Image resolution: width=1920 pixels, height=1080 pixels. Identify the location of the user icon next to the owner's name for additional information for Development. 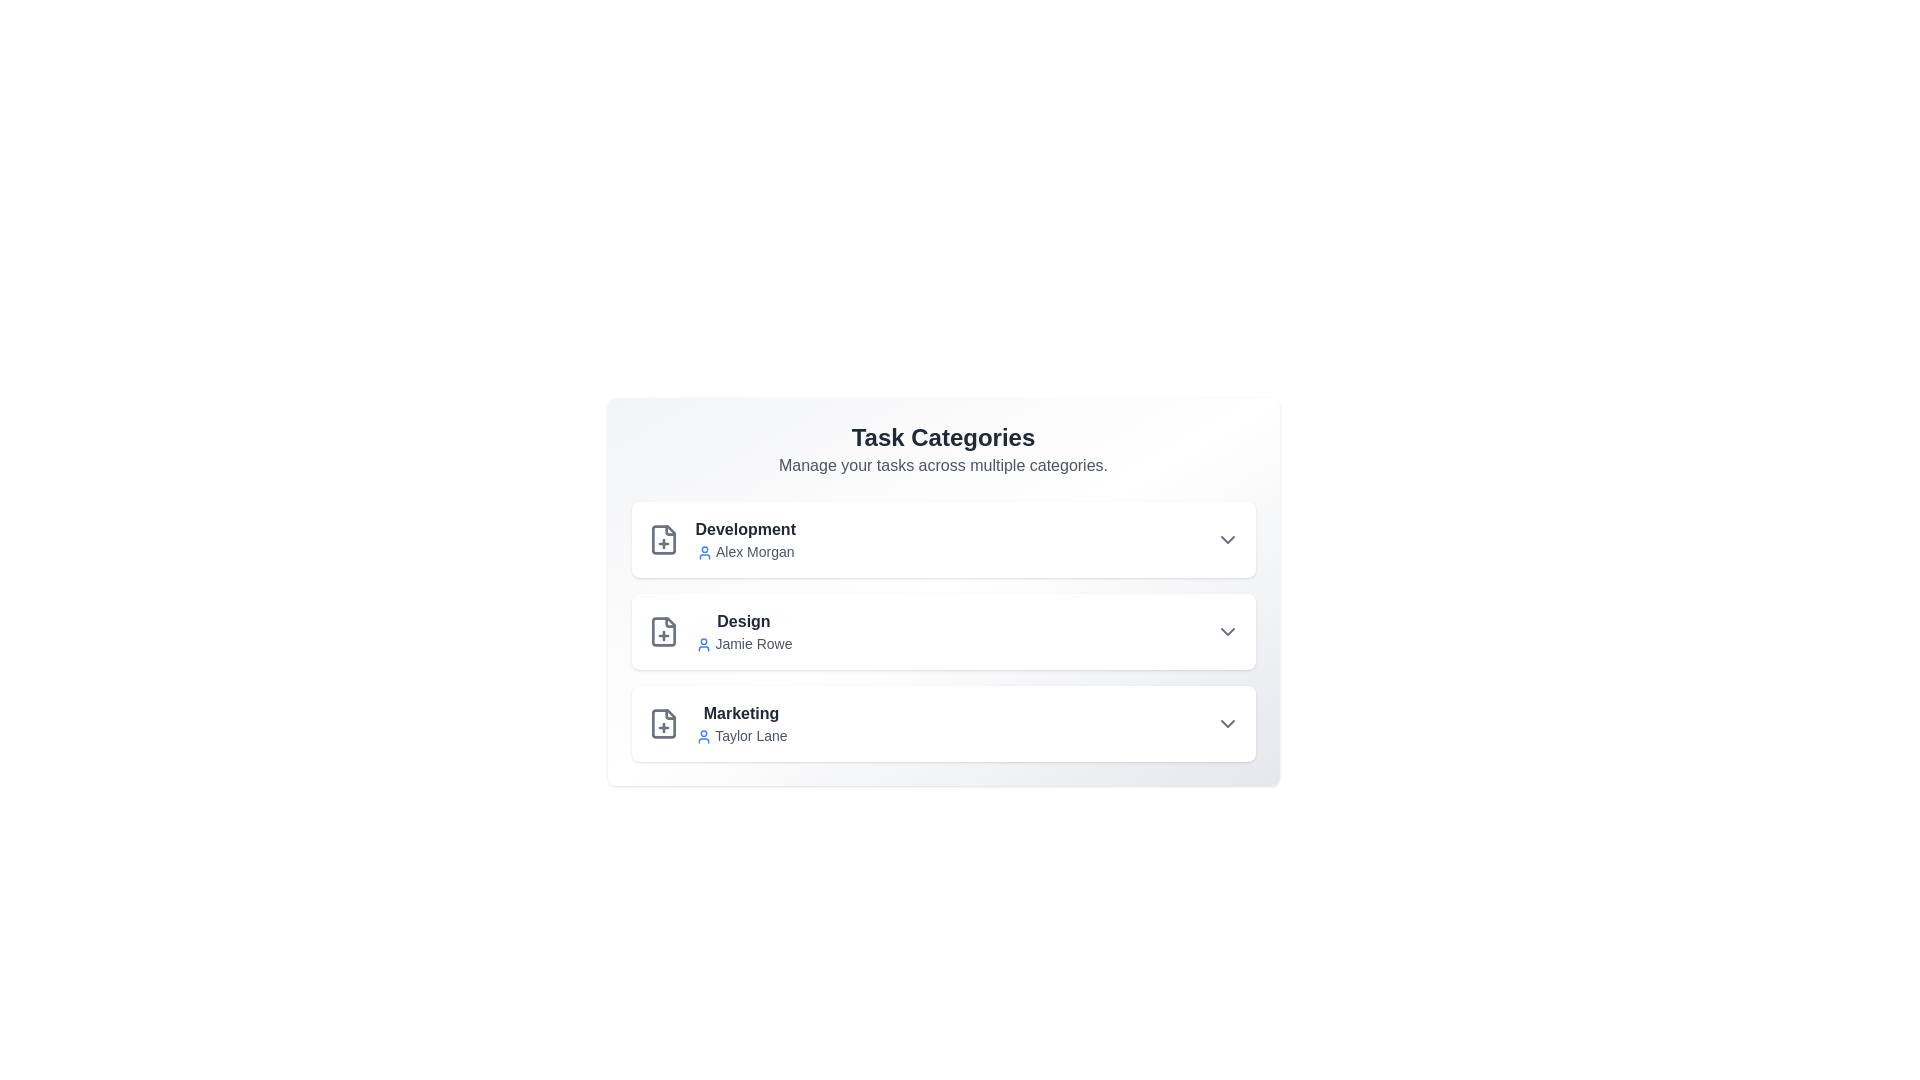
(704, 553).